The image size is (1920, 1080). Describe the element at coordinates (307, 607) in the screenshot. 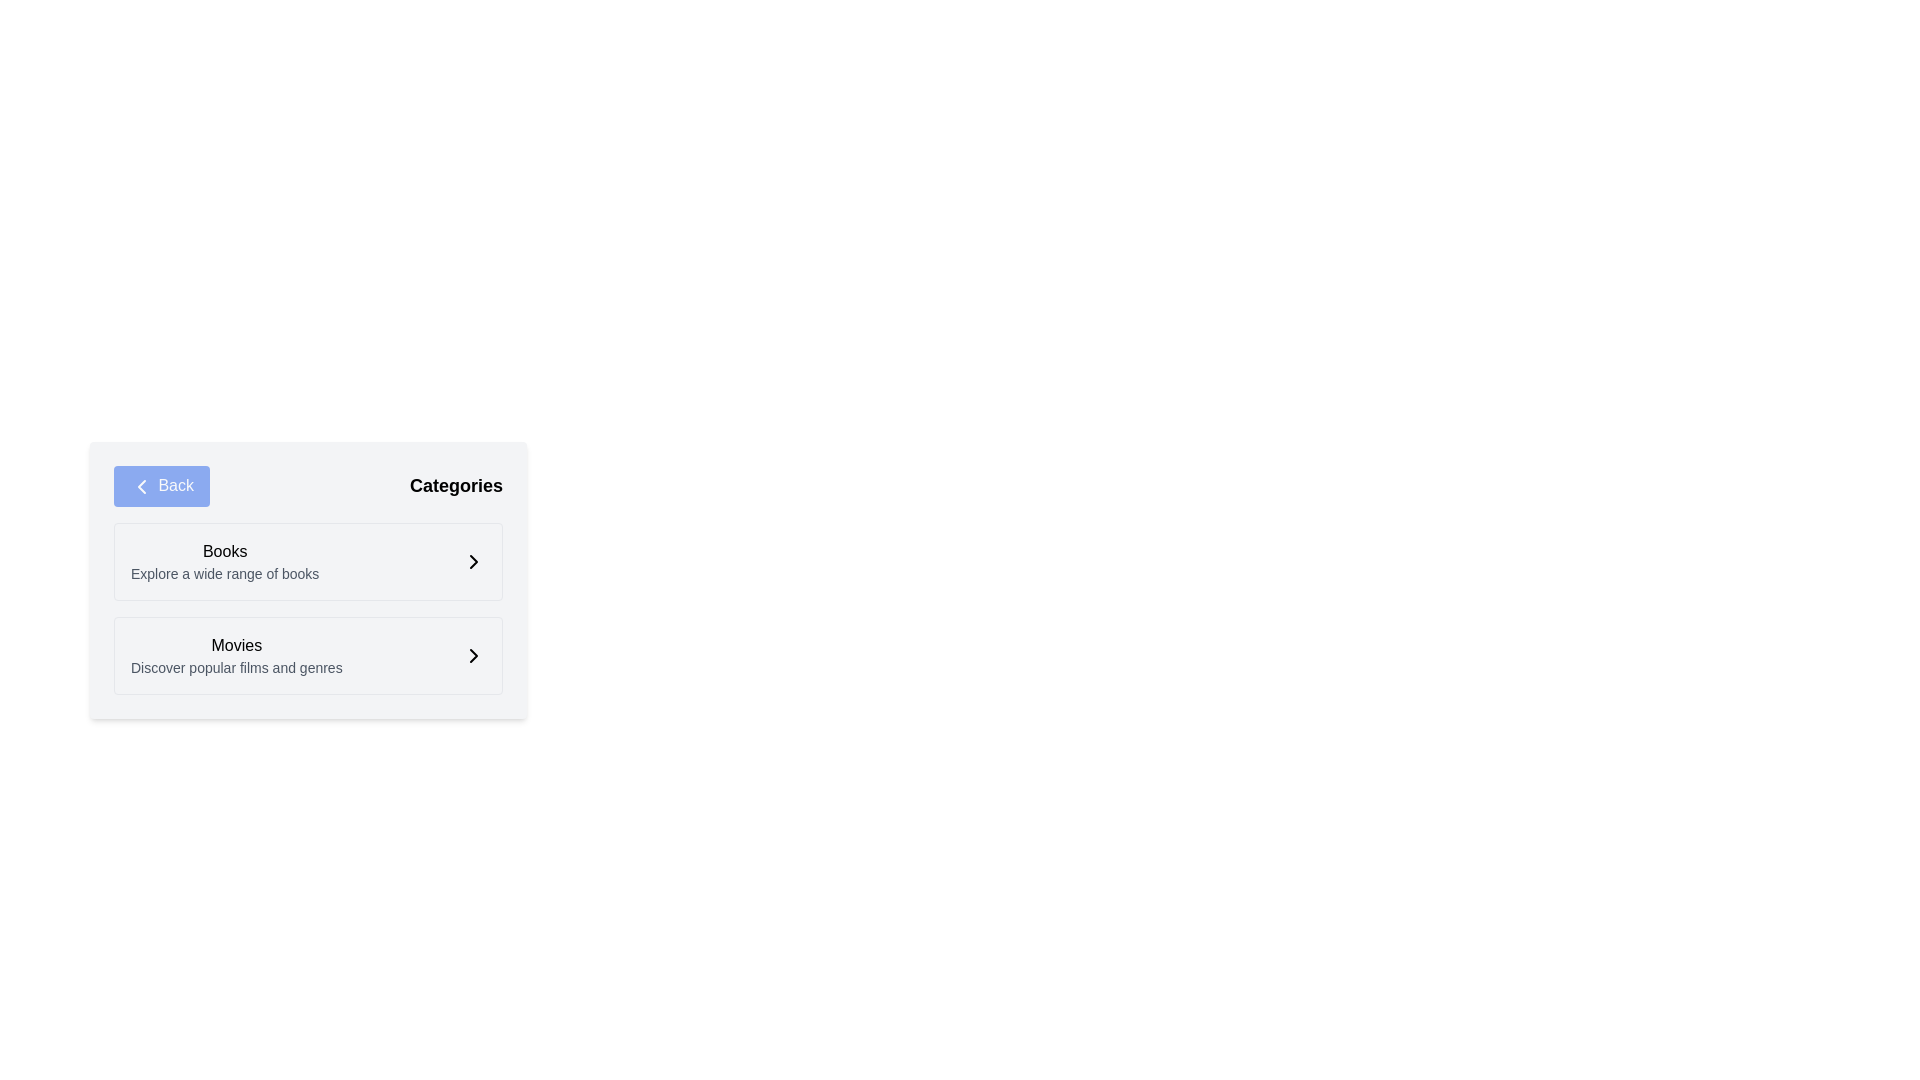

I see `the Navigation menu rows to view context menu options for categories such as 'Books' and 'Movies'` at that location.